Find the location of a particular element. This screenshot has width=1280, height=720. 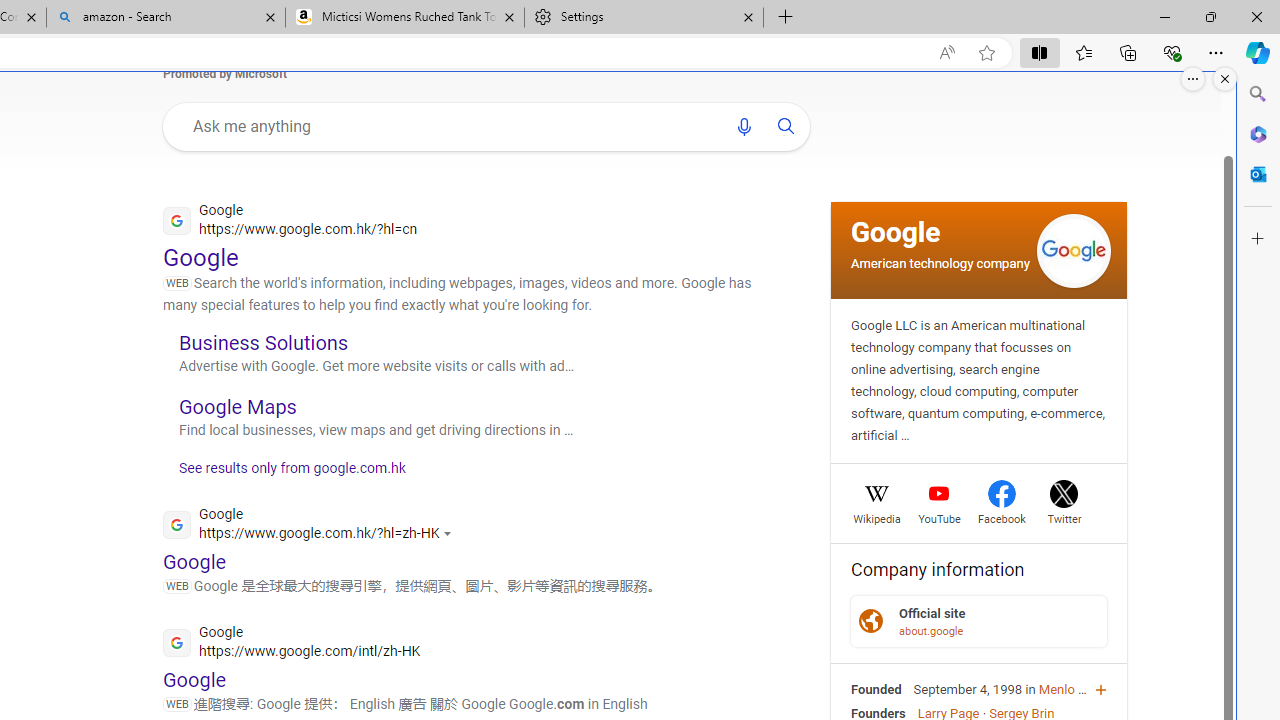

'See results only from google.com.hk' is located at coordinates (283, 473).